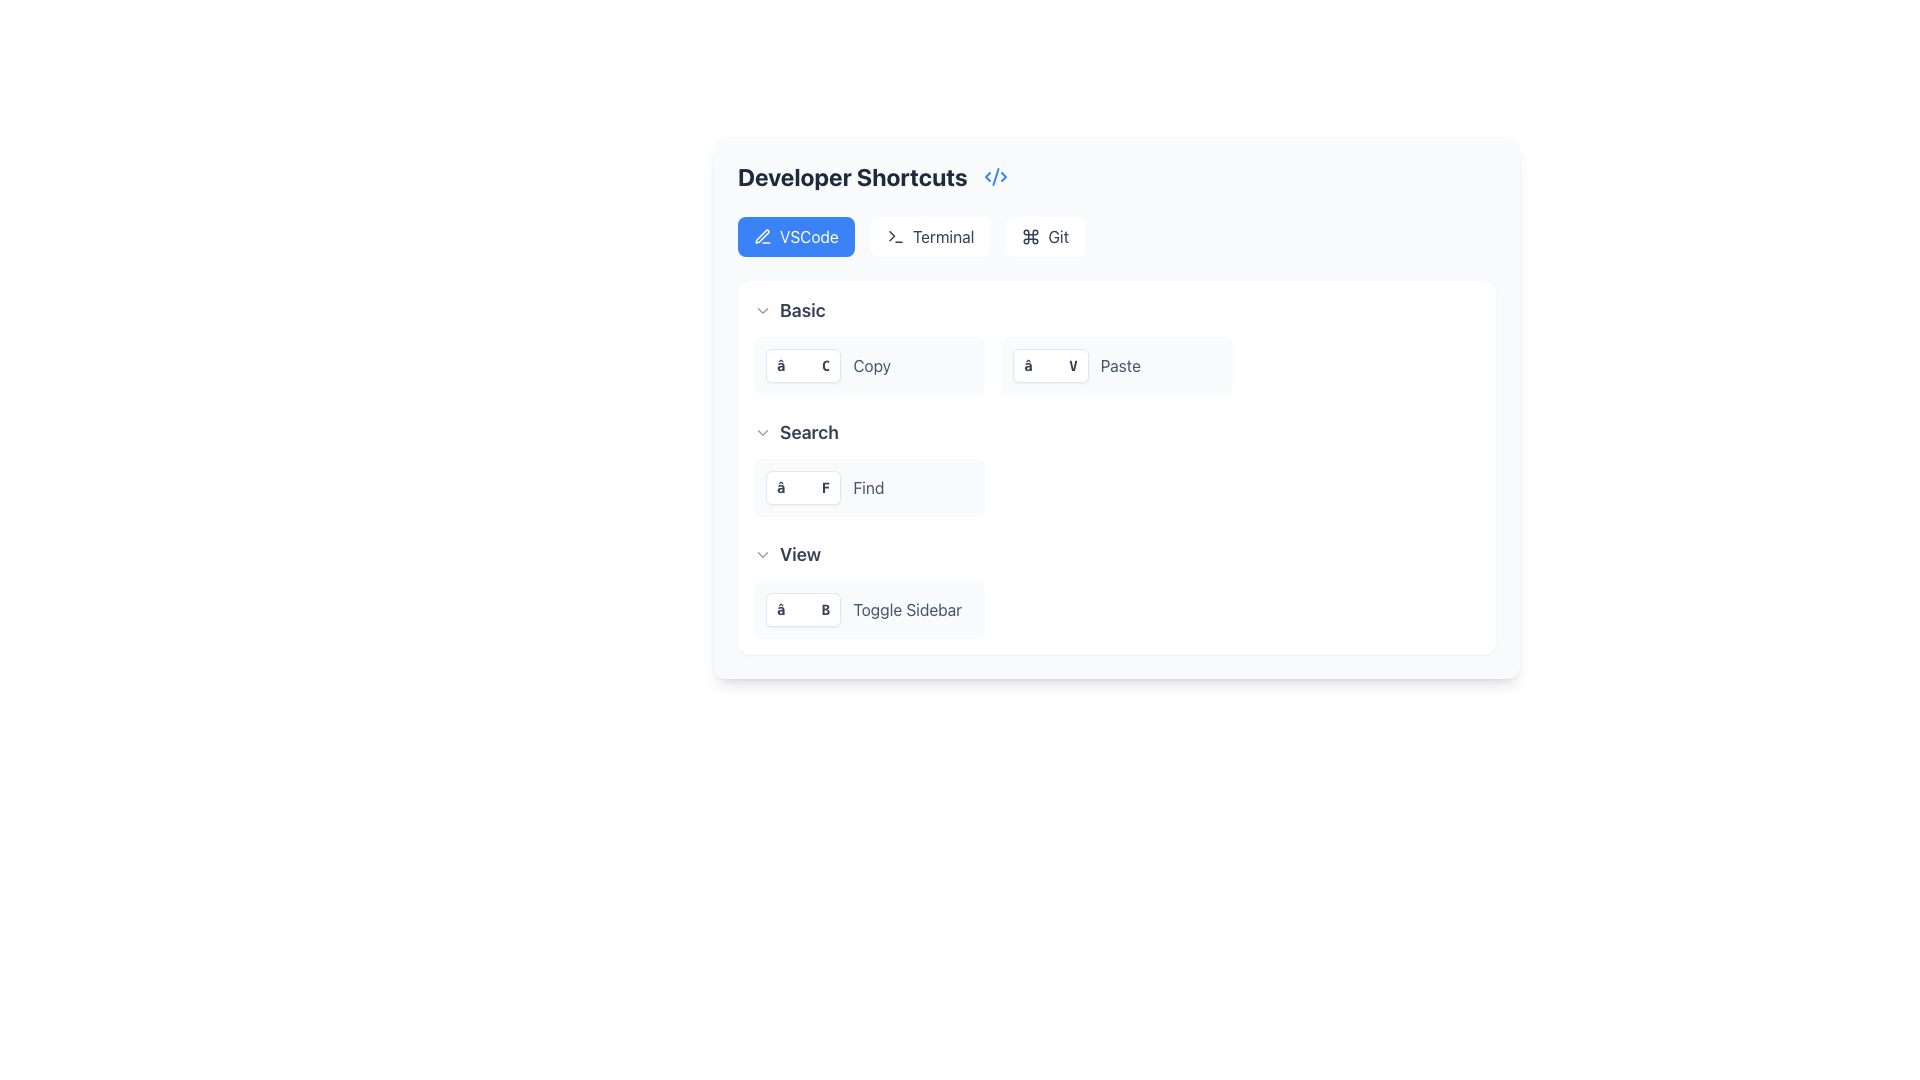 This screenshot has width=1920, height=1080. What do you see at coordinates (1116, 366) in the screenshot?
I see `the Button-like component representing the paste functionality, located in the second position within the 'Basic' group of the 'Developer Shortcuts' interface, to the immediate right of the 'Copy' button` at bounding box center [1116, 366].